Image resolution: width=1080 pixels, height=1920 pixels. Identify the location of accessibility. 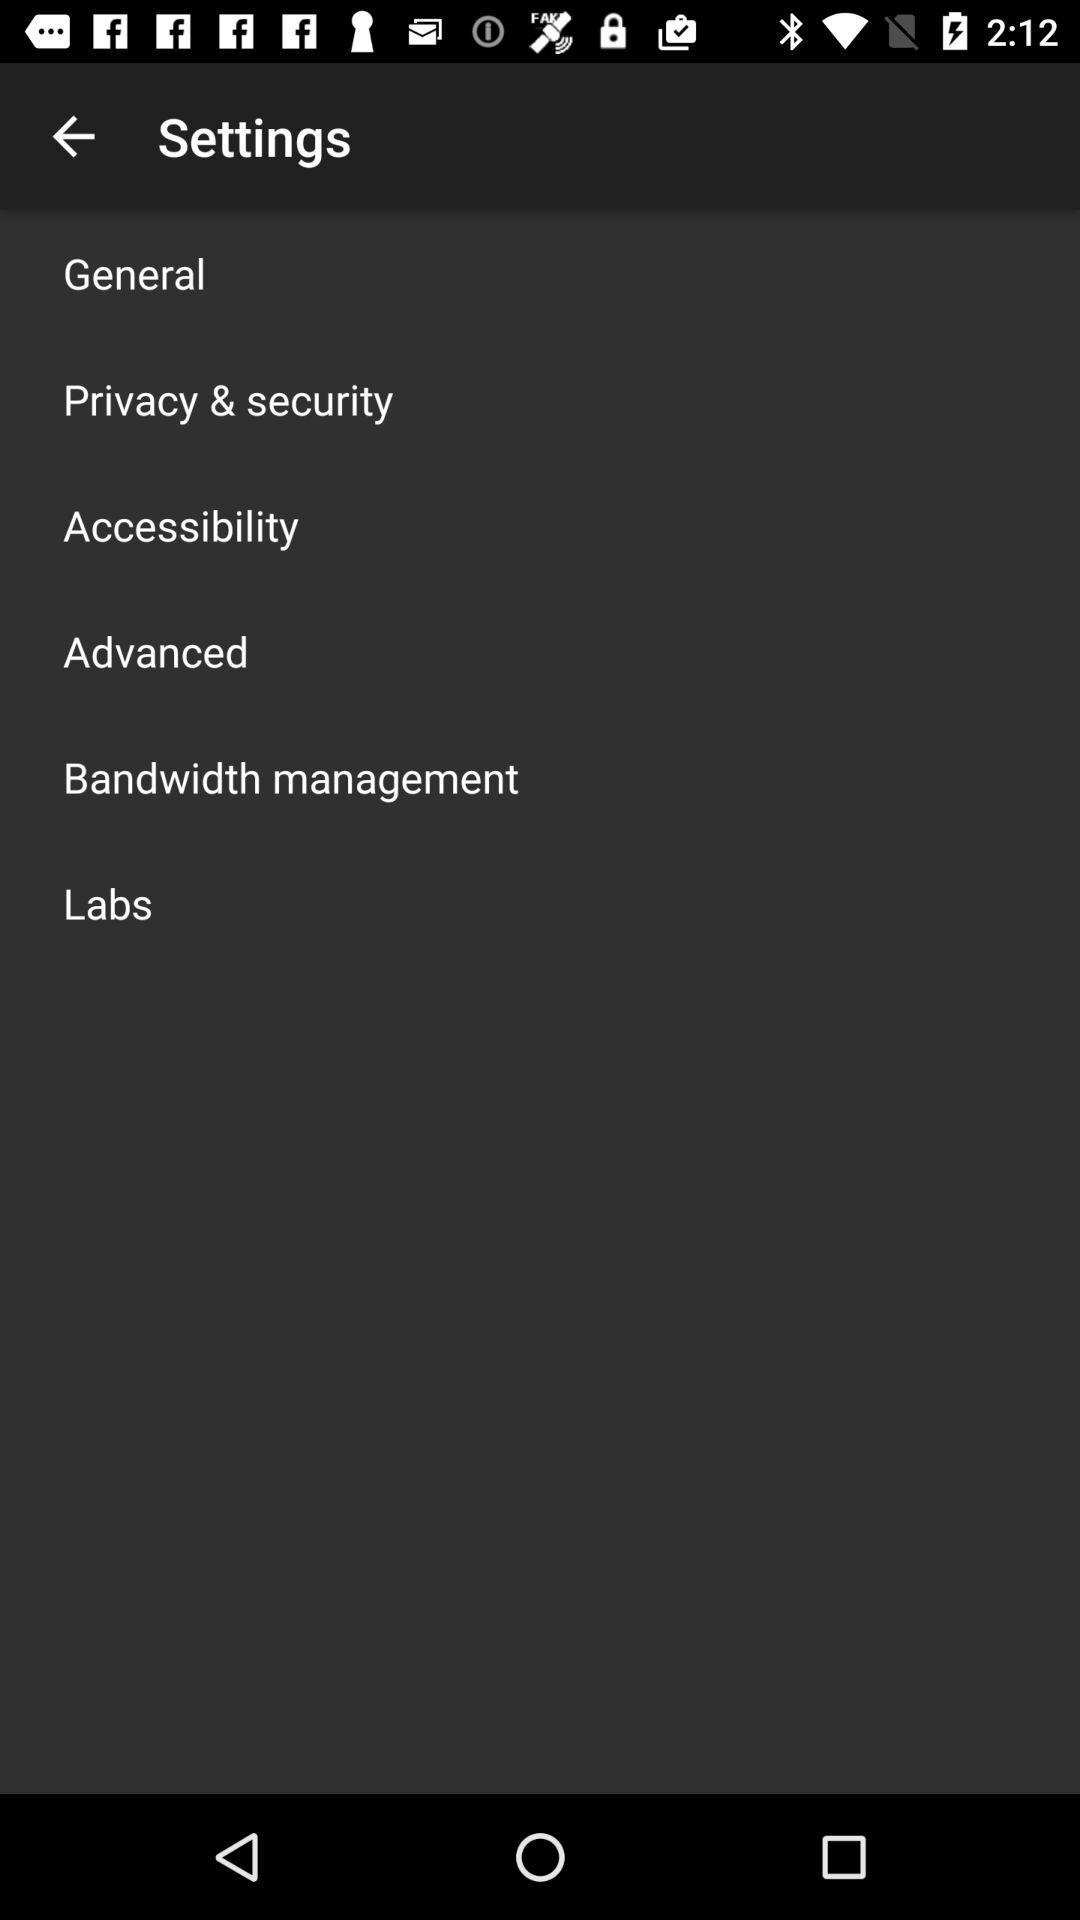
(181, 524).